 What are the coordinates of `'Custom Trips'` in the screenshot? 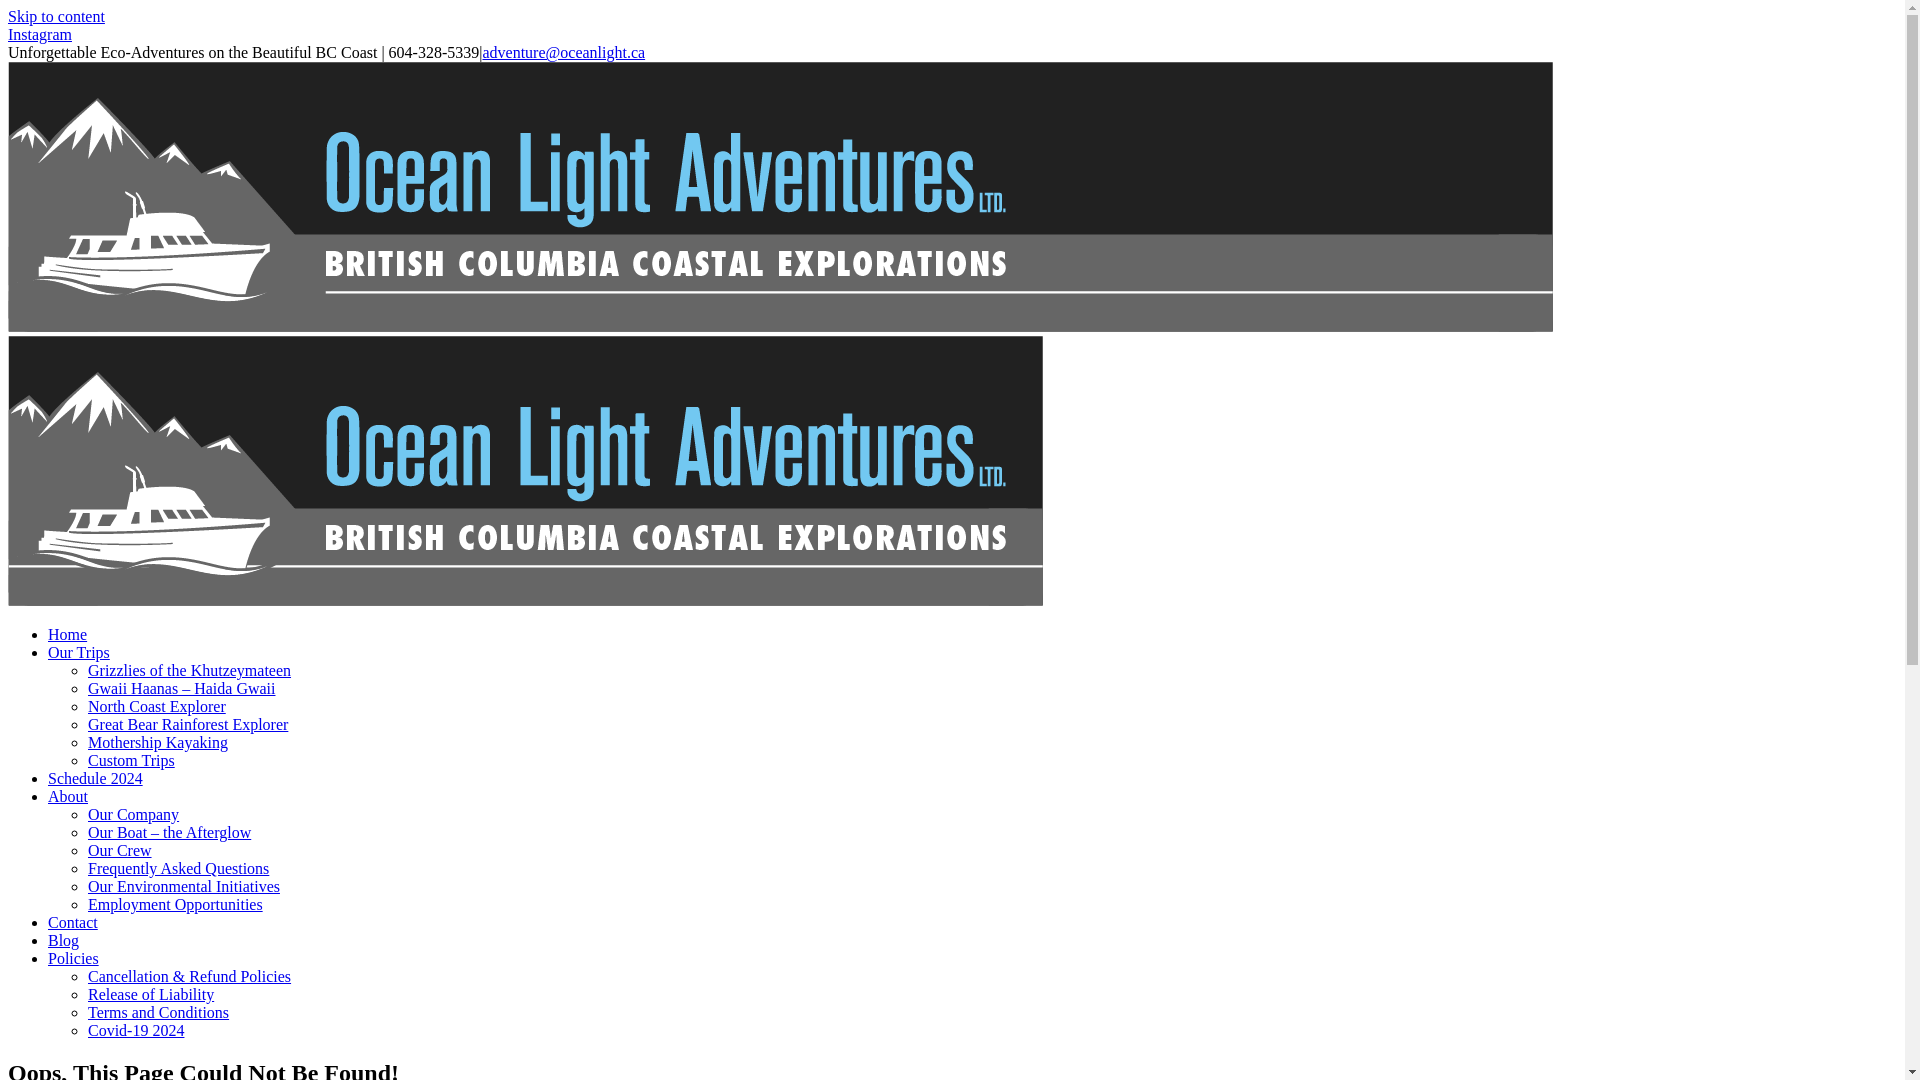 It's located at (86, 760).